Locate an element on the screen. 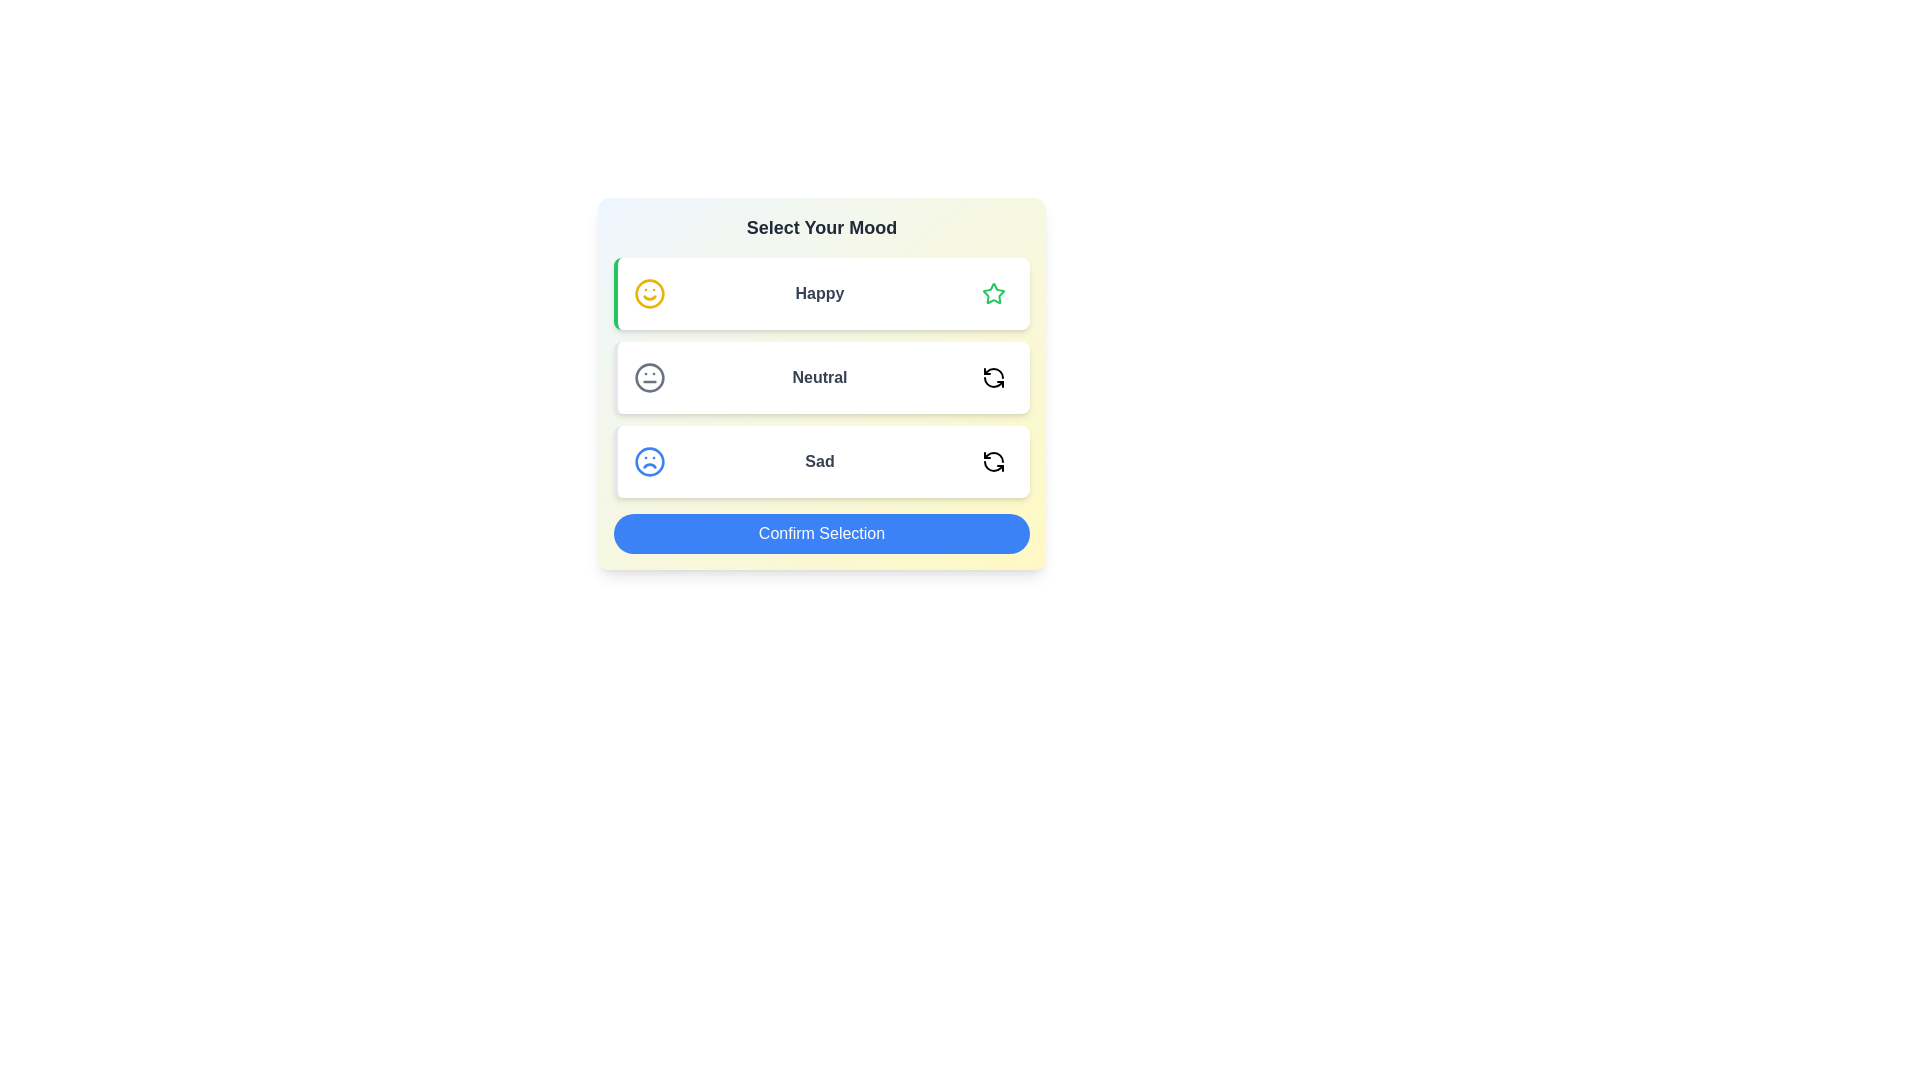 The image size is (1920, 1080). the Sad option to observe its hover effect is located at coordinates (821, 462).